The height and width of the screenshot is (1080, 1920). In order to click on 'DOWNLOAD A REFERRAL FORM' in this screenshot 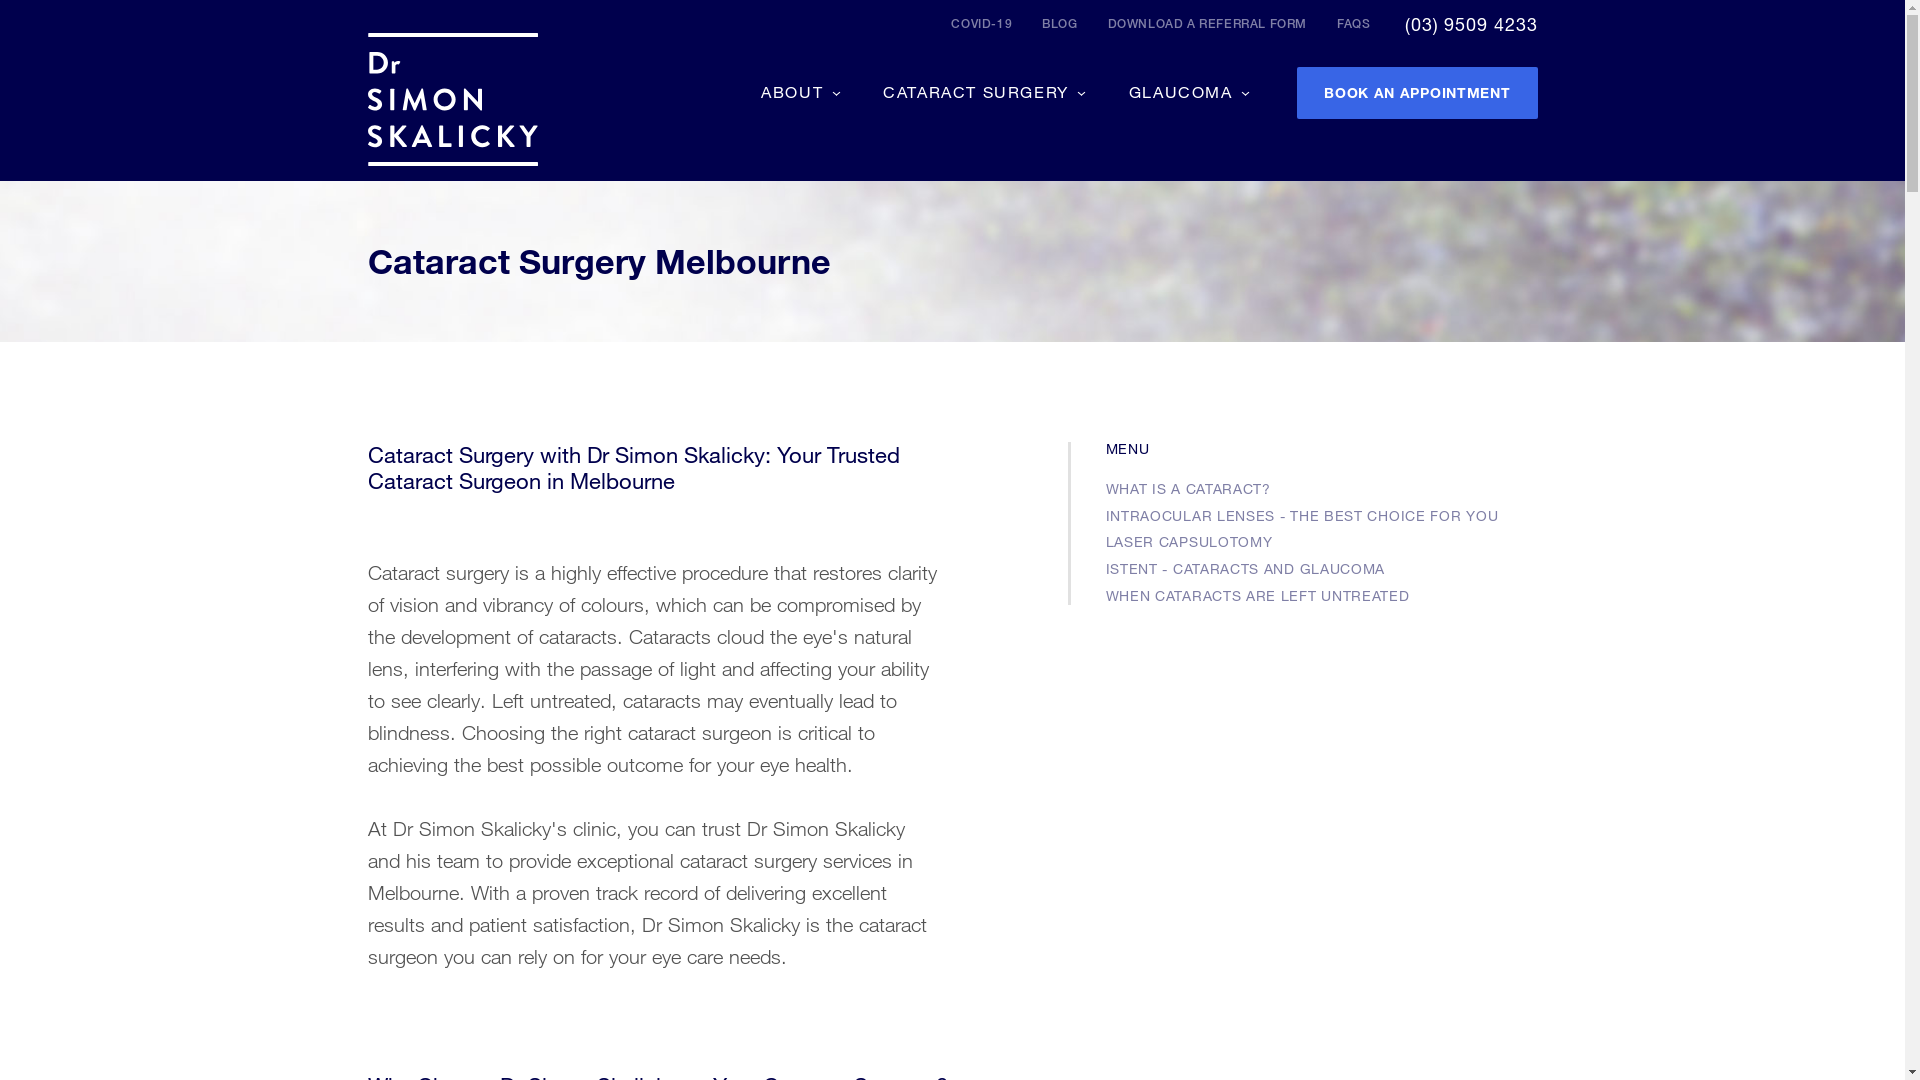, I will do `click(1206, 23)`.